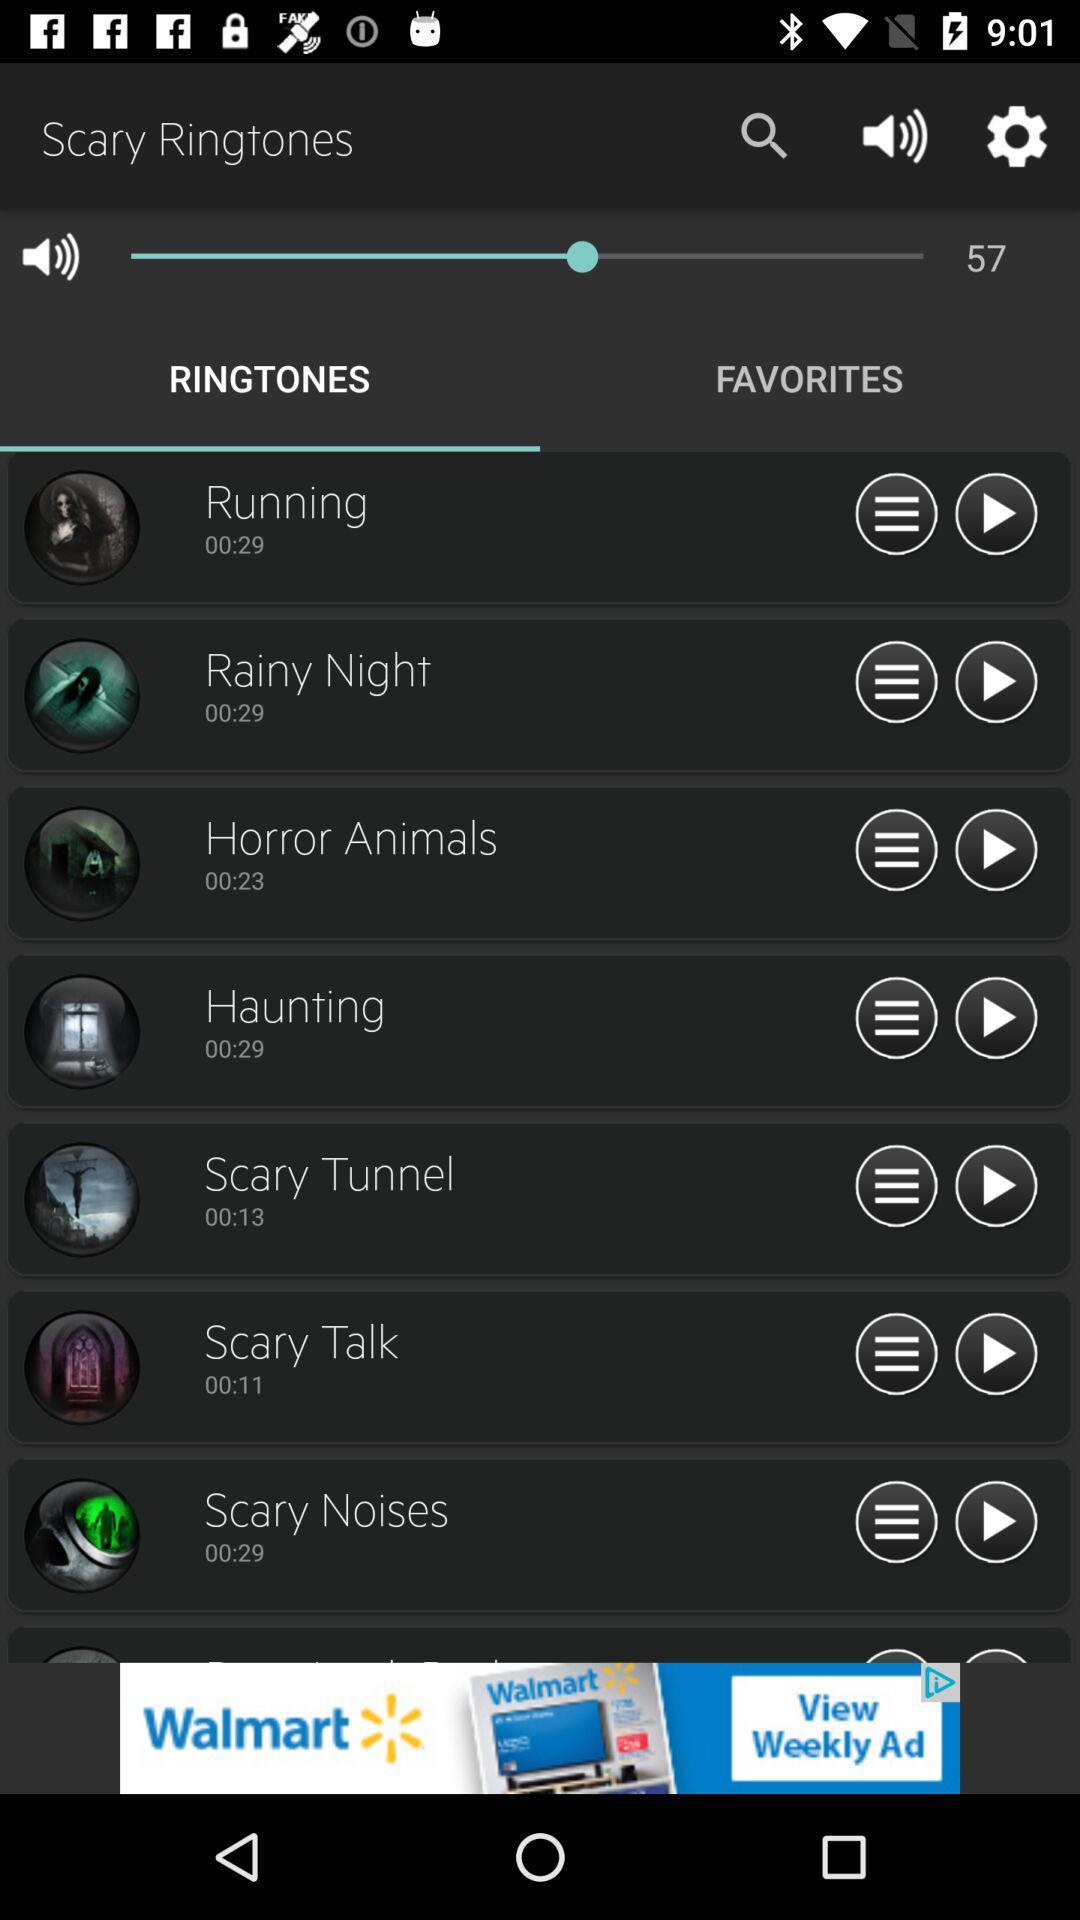 This screenshot has height=1920, width=1080. Describe the element at coordinates (995, 1355) in the screenshot. I see `a playlist` at that location.